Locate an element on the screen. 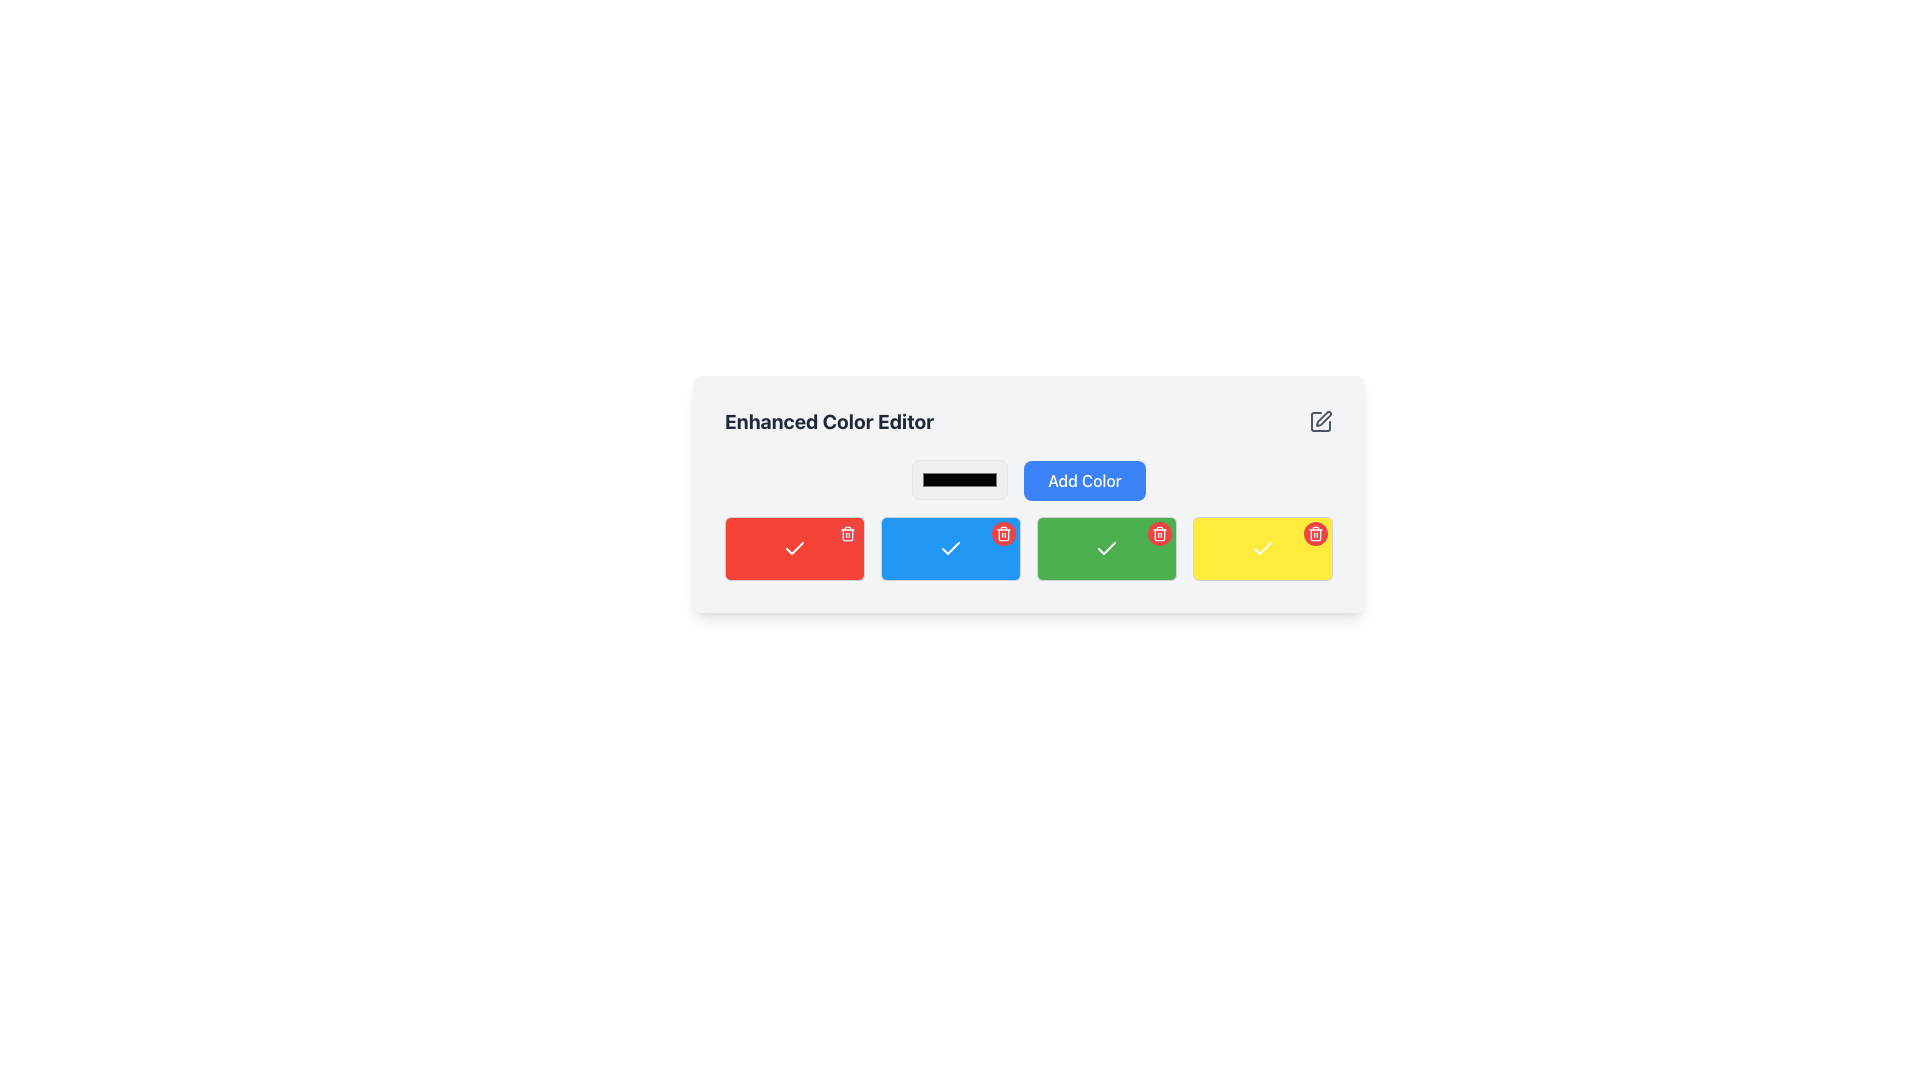  the trash icon located in the top-right corner of the yellow button is located at coordinates (1315, 532).